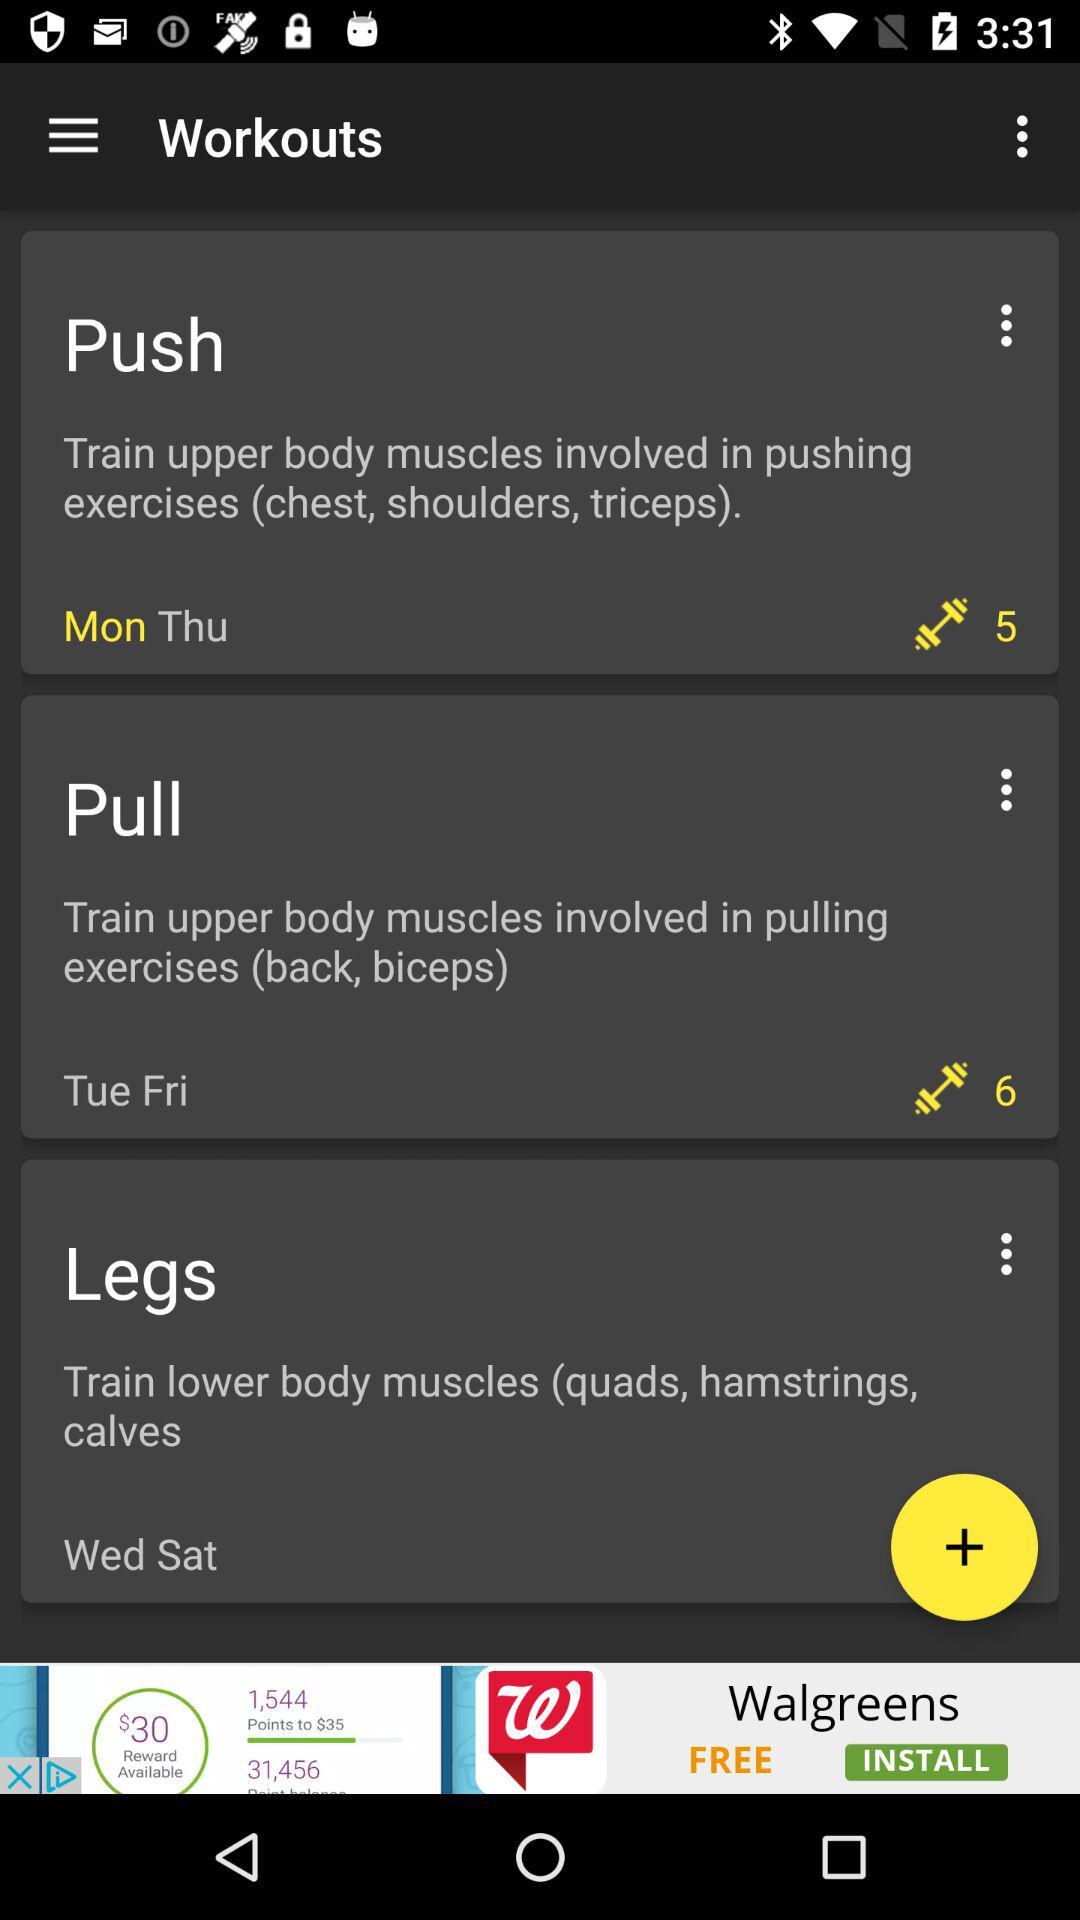 This screenshot has width=1080, height=1920. Describe the element at coordinates (941, 622) in the screenshot. I see `dumbbell icon which is on the right side of mon thu` at that location.